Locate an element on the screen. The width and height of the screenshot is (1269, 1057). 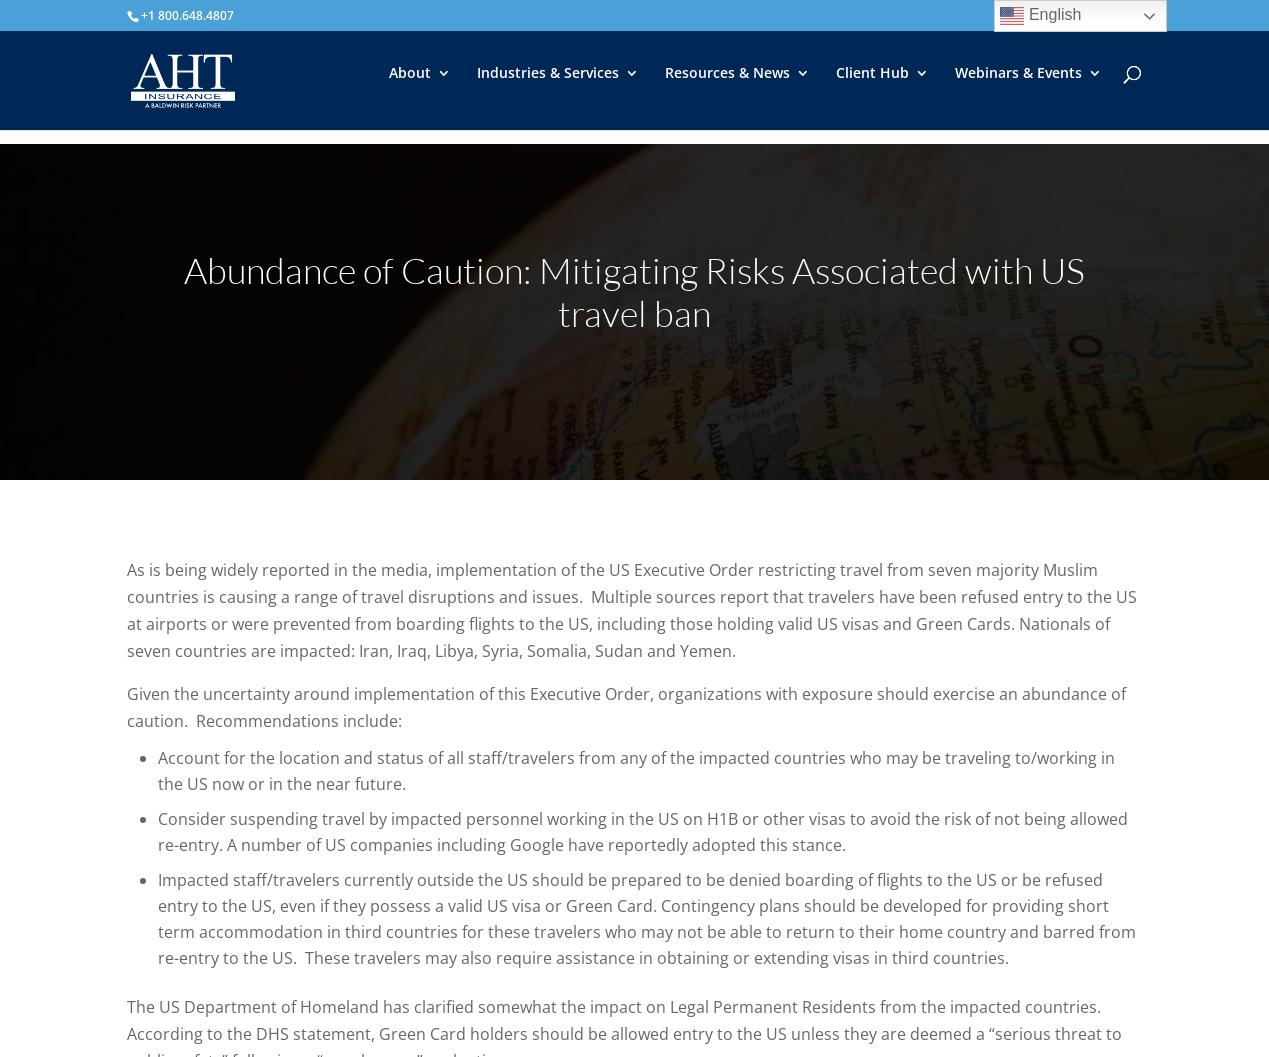
'Impacted staff/travelers currently outside the US should be prepared to be denied boarding of flights to the US or be refused entry to the US, even if they possess a valid US visa or Green Card. Contingency plans should be developed for providing short term accommodation in third countries for these travelers who may not be able to return to their home country and barred from re-entry to the US.  These travelers may also require assistance in obtaining or extending visas in third countries.' is located at coordinates (155, 918).